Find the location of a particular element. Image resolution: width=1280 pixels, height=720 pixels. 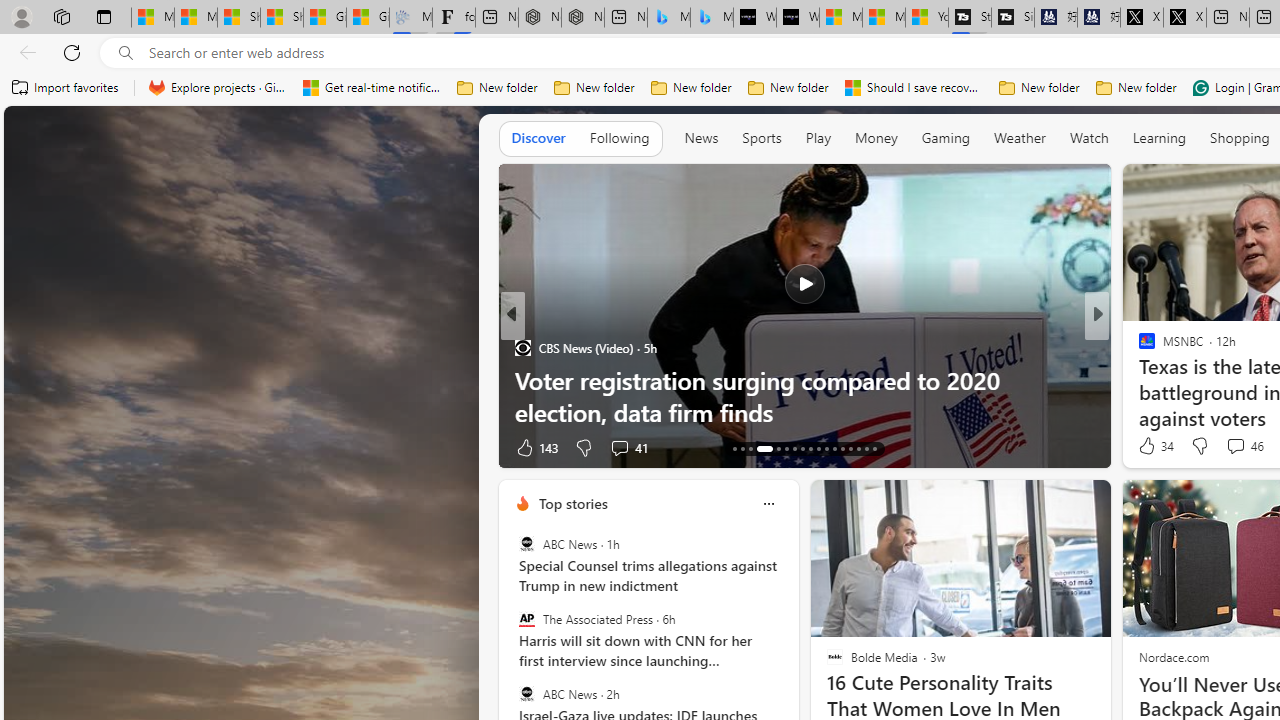

'Learning' is located at coordinates (1159, 136).